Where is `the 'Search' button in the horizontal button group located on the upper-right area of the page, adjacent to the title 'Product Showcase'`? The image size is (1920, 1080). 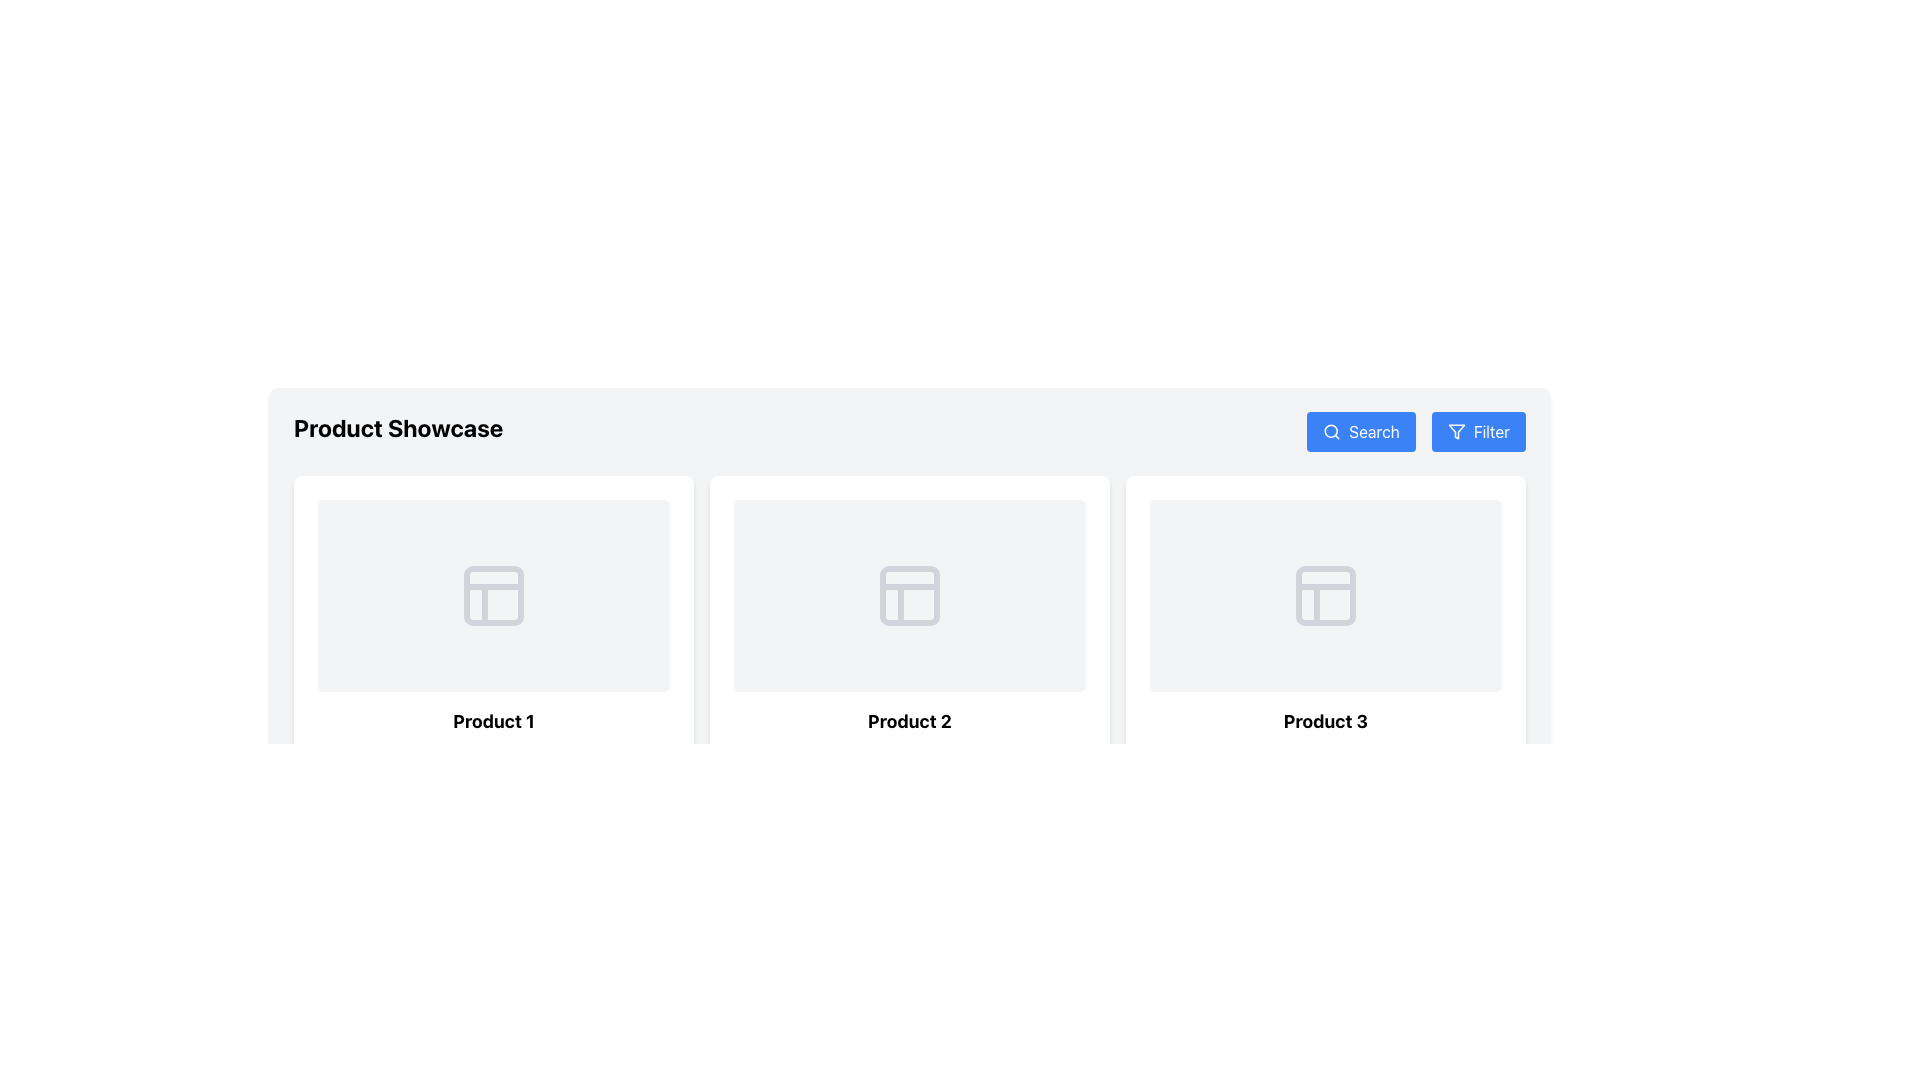
the 'Search' button in the horizontal button group located on the upper-right area of the page, adjacent to the title 'Product Showcase' is located at coordinates (1415, 431).